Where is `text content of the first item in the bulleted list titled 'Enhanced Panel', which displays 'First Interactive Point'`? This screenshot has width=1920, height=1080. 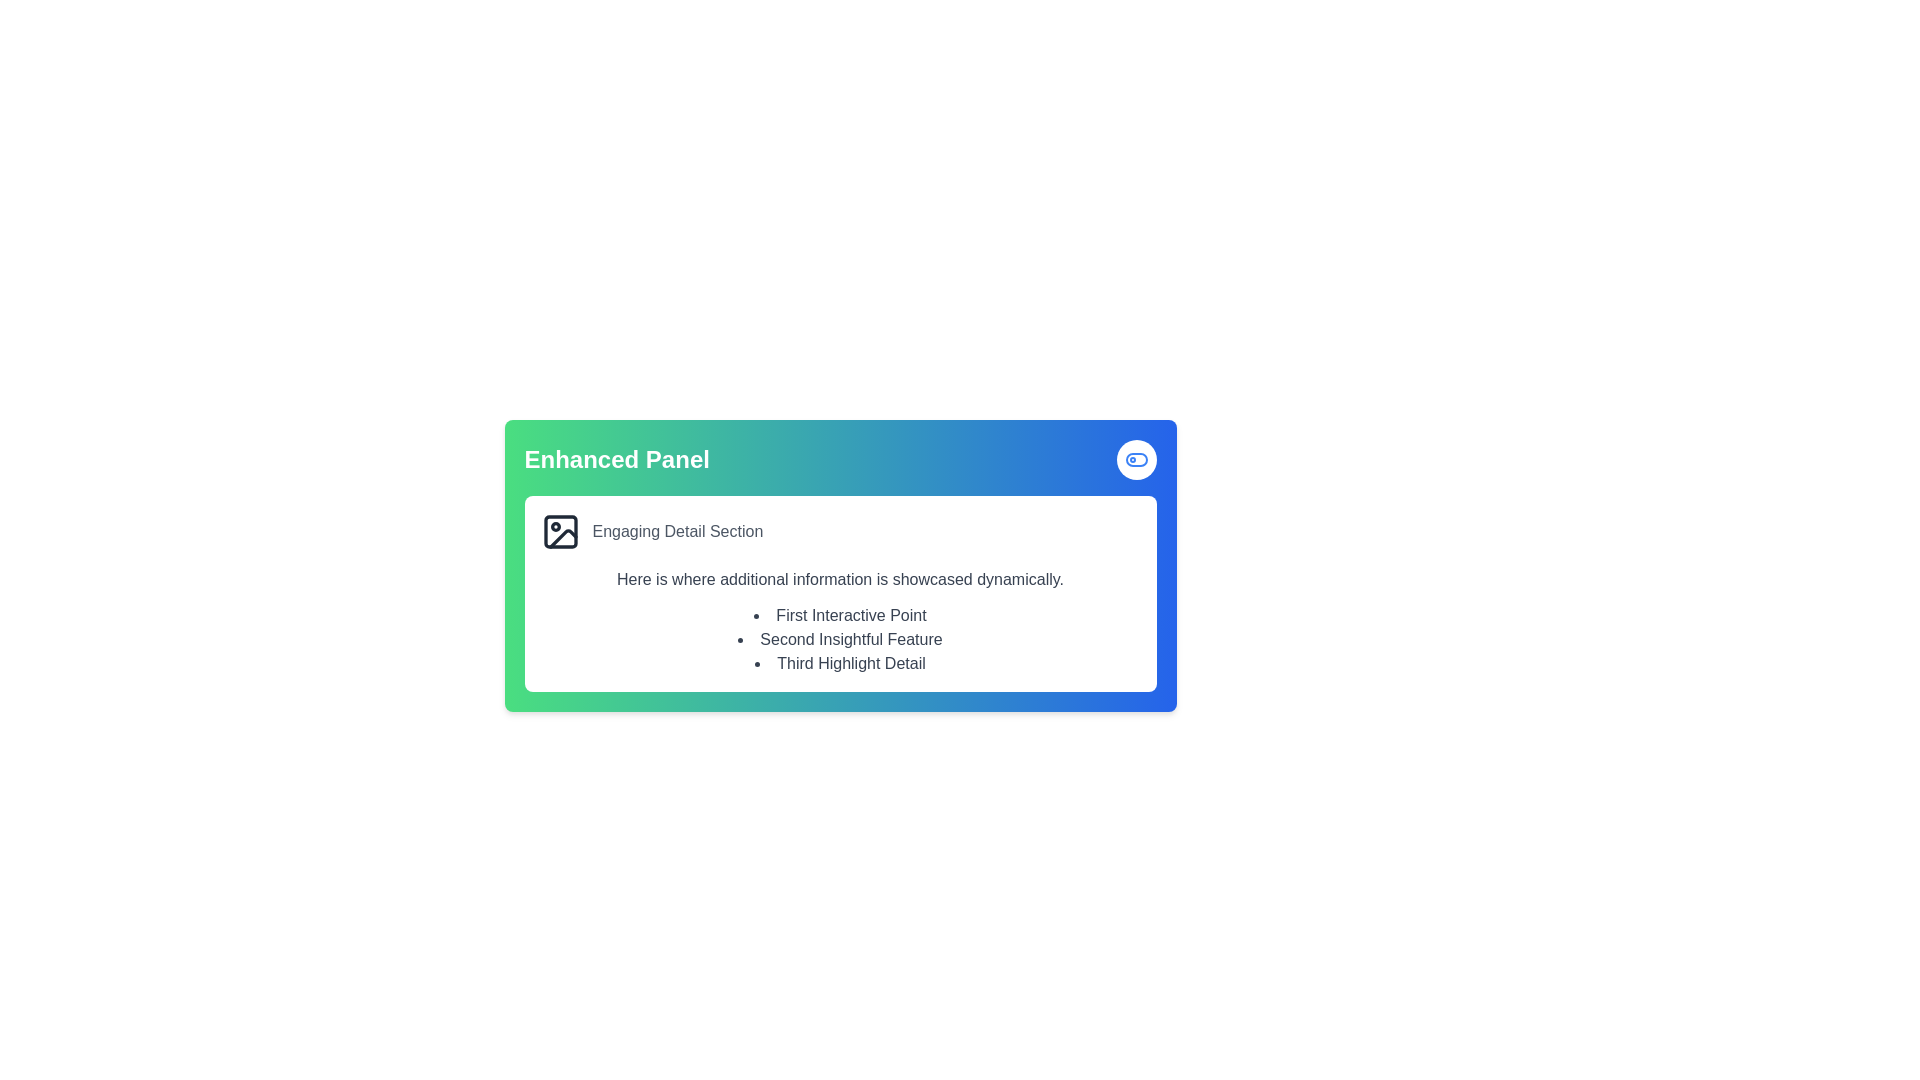 text content of the first item in the bulleted list titled 'Enhanced Panel', which displays 'First Interactive Point' is located at coordinates (840, 615).